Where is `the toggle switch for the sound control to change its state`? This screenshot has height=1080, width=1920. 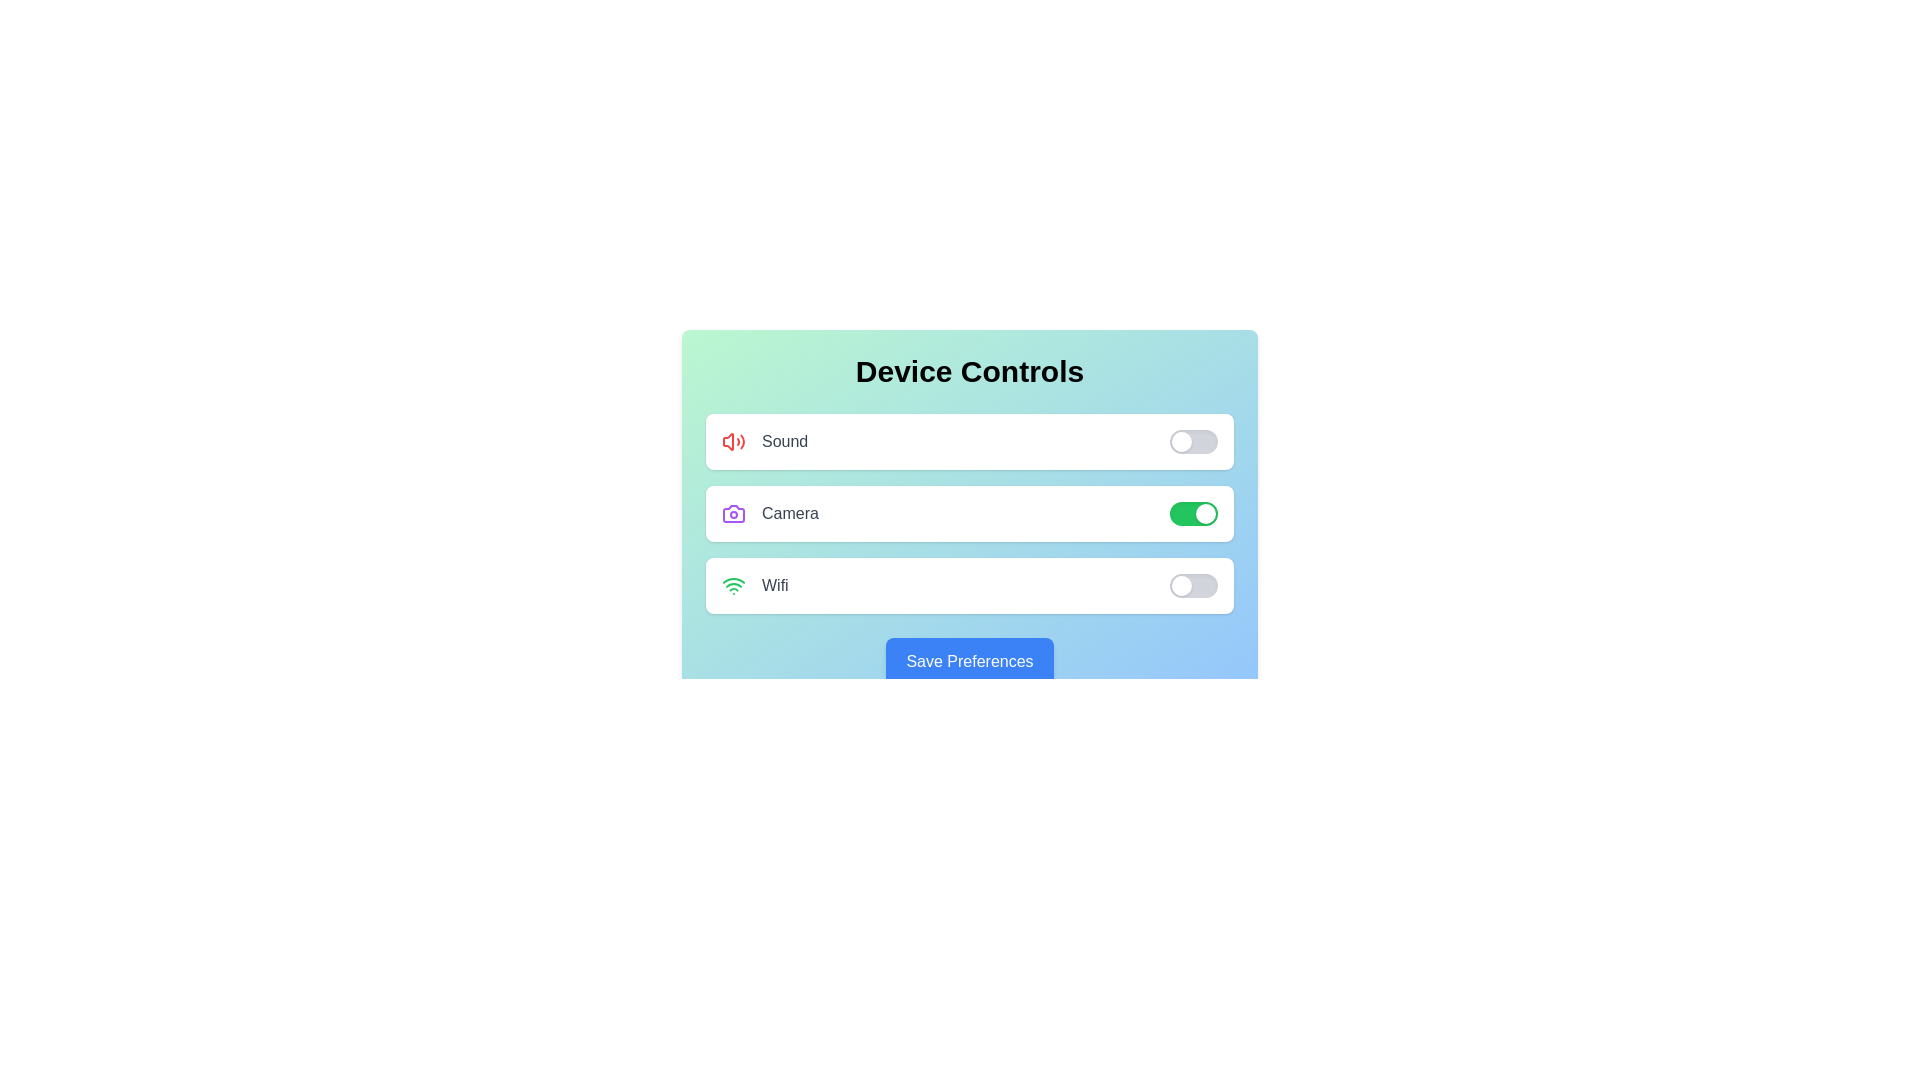
the toggle switch for the sound control to change its state is located at coordinates (1194, 441).